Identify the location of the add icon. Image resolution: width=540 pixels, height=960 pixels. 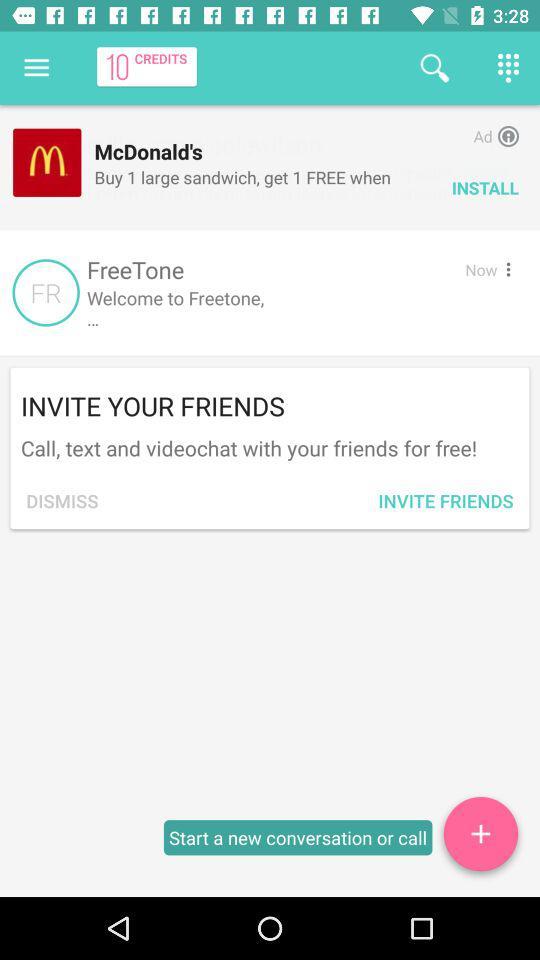
(479, 837).